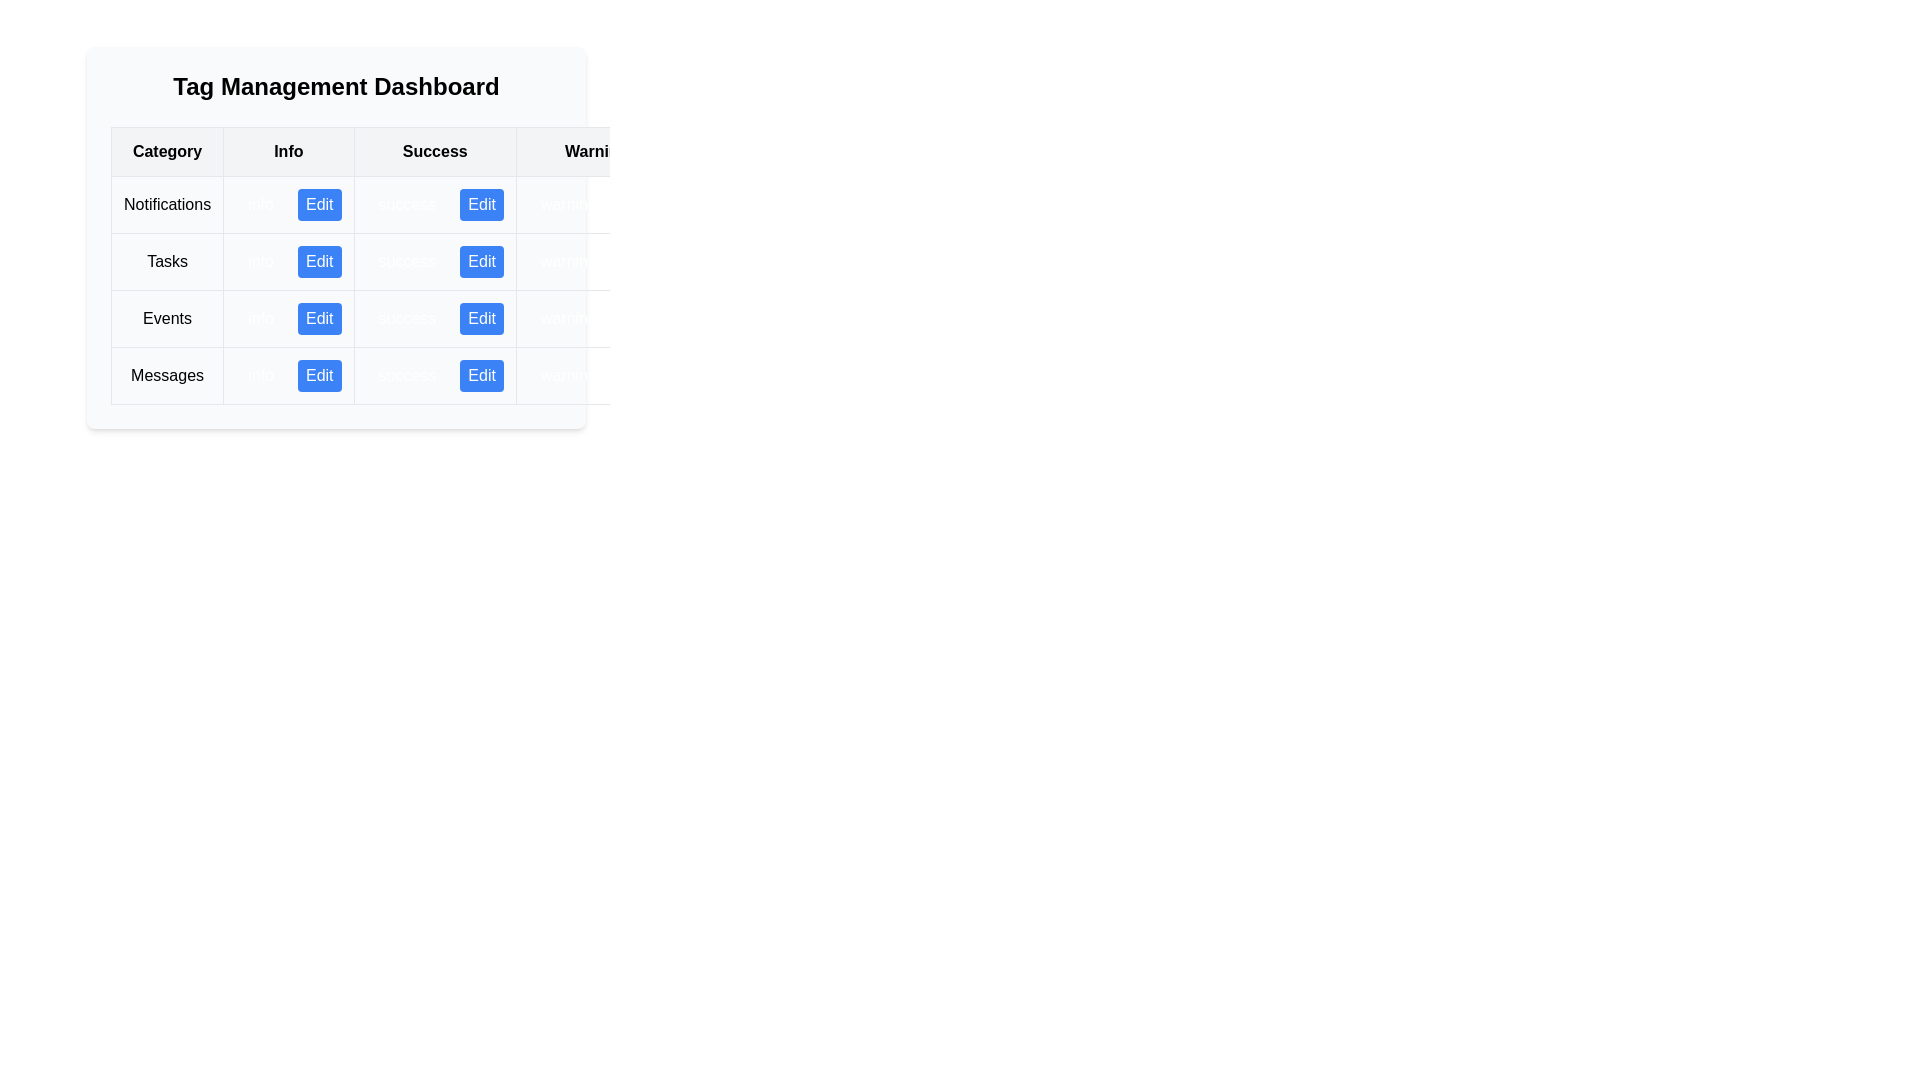 The width and height of the screenshot is (1920, 1080). Describe the element at coordinates (595, 375) in the screenshot. I see `the 'Edit' button in the 'Warning' category within the last row of the table labeled 'Messages' to modify the associated data` at that location.